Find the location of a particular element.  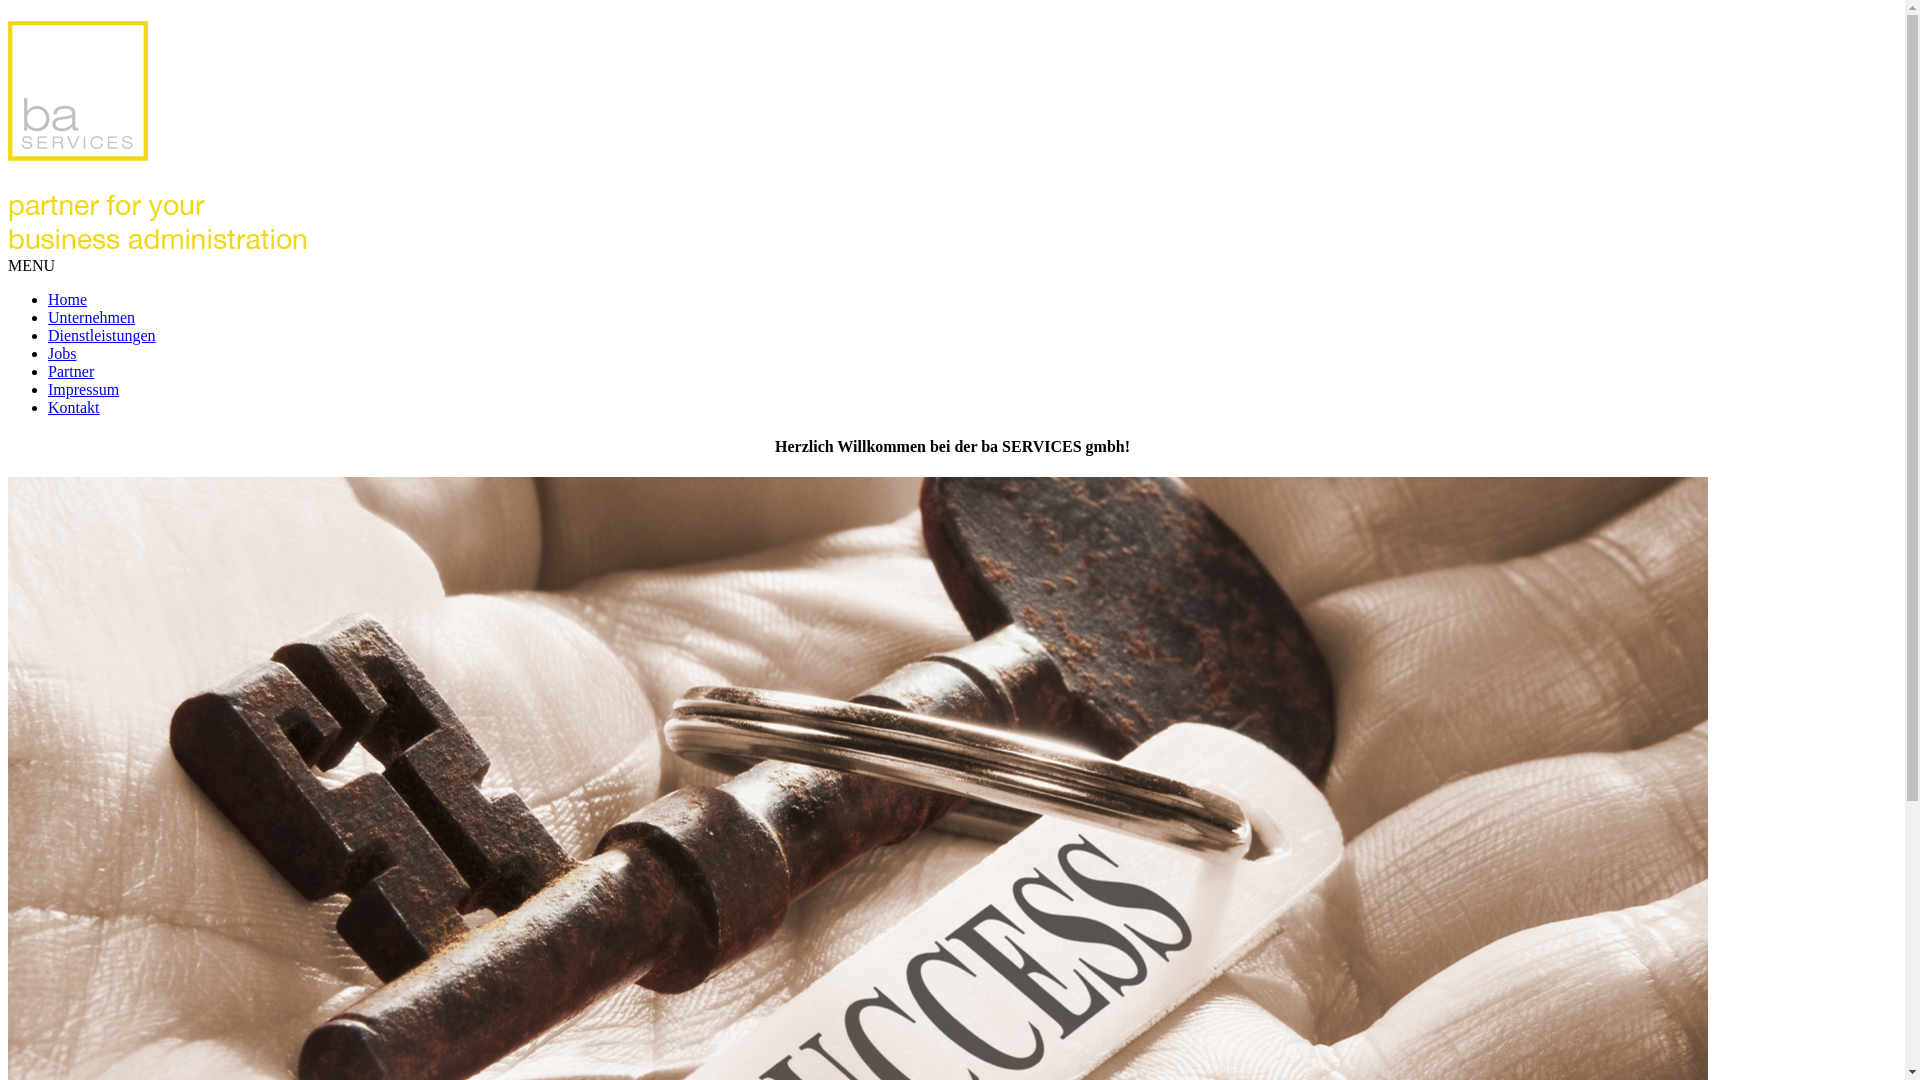

'Impressum' is located at coordinates (82, 389).